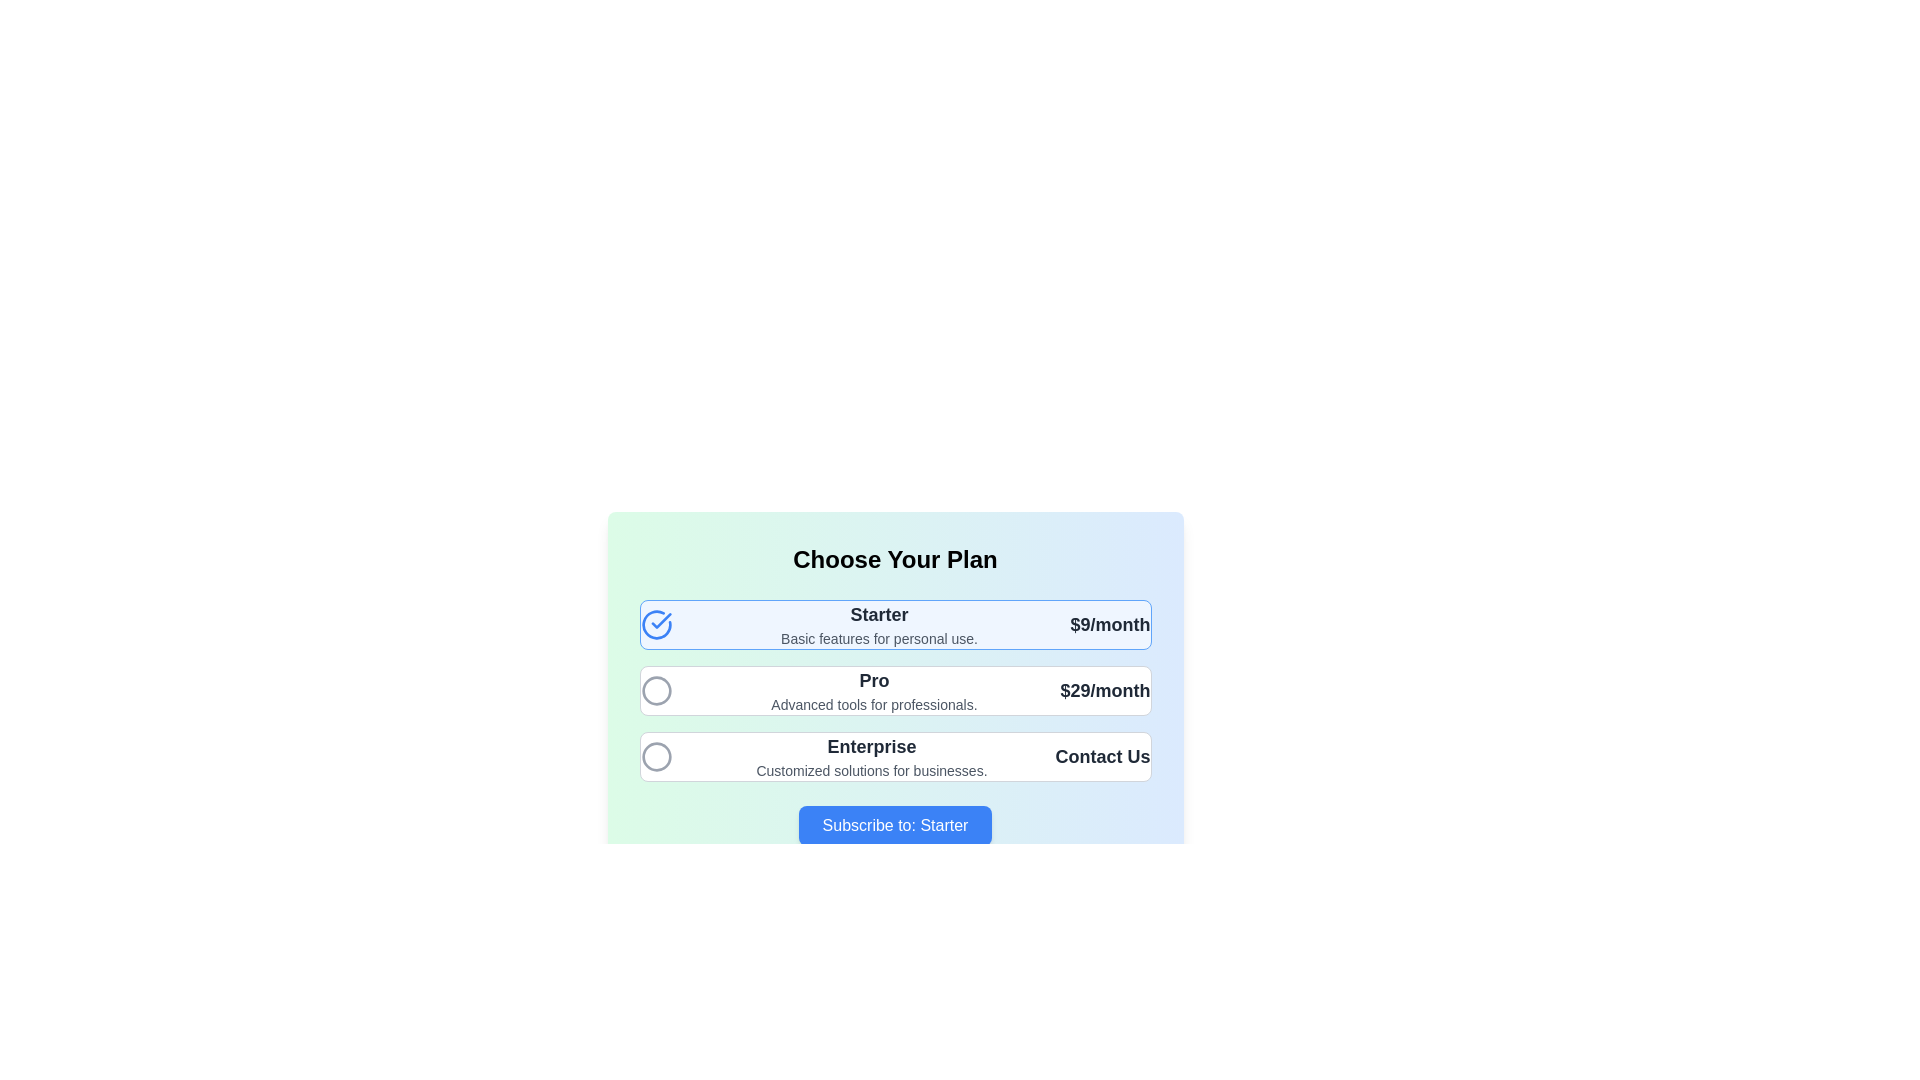 Image resolution: width=1920 pixels, height=1080 pixels. I want to click on the radio button for the 'Pro' plan option, located in the 'Choose Your Plan' section, positioned between the 'Starter' and 'Enterprise' options, so click(656, 689).